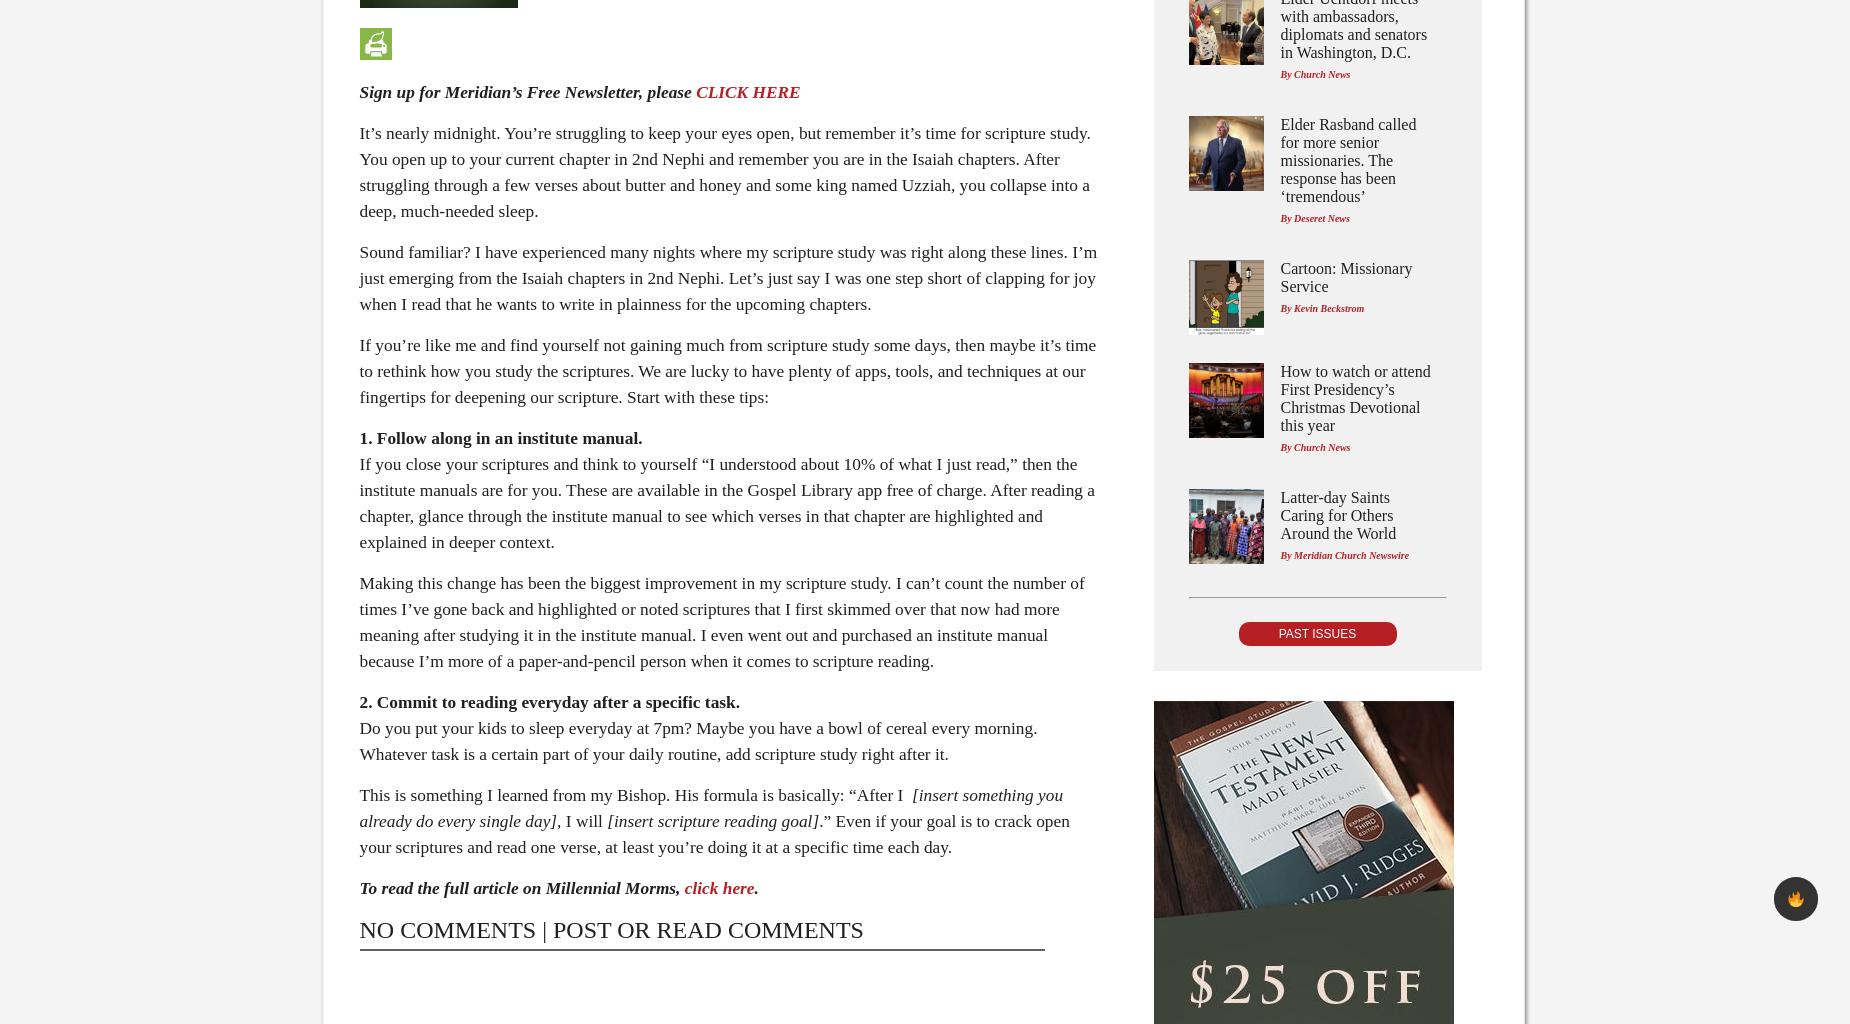 The width and height of the screenshot is (1850, 1024). Describe the element at coordinates (358, 888) in the screenshot. I see `'To read the full article on Millennial Morms,'` at that location.